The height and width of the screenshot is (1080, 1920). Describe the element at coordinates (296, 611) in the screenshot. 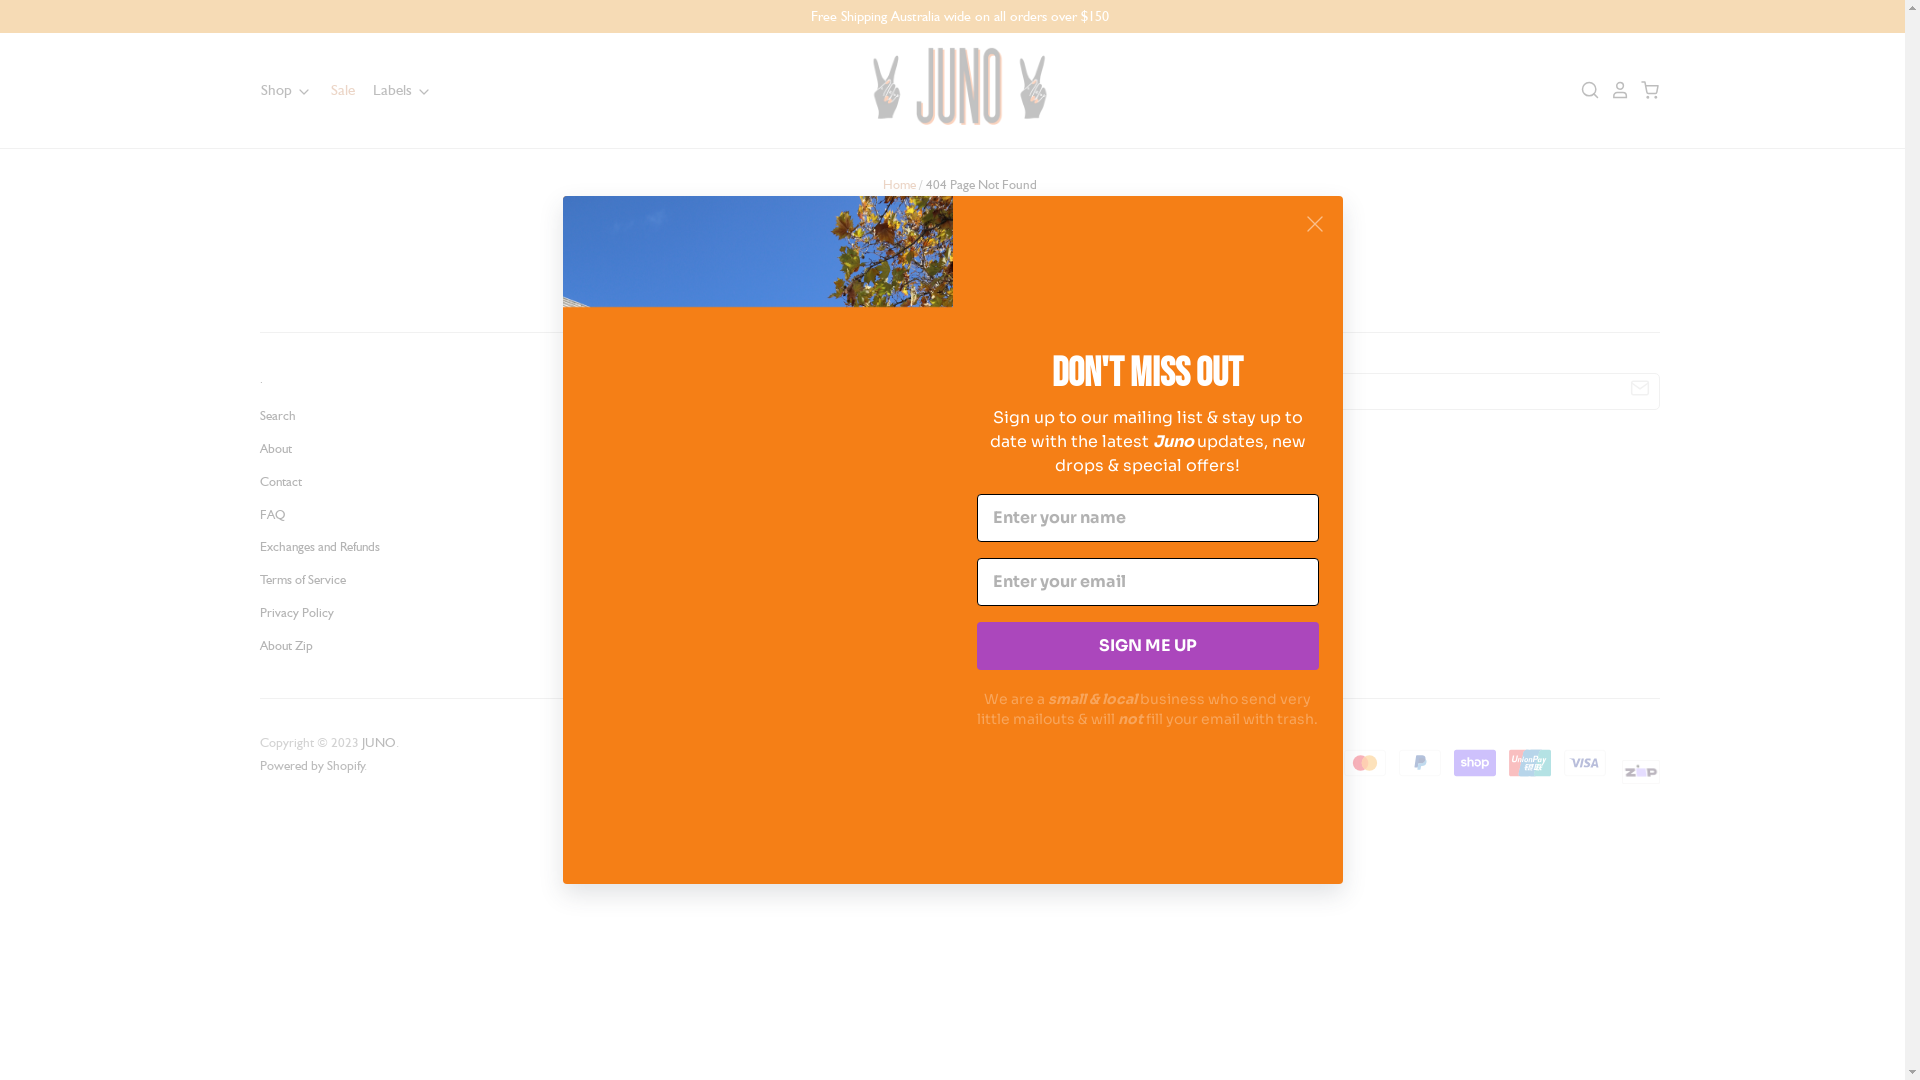

I see `'Privacy Policy'` at that location.